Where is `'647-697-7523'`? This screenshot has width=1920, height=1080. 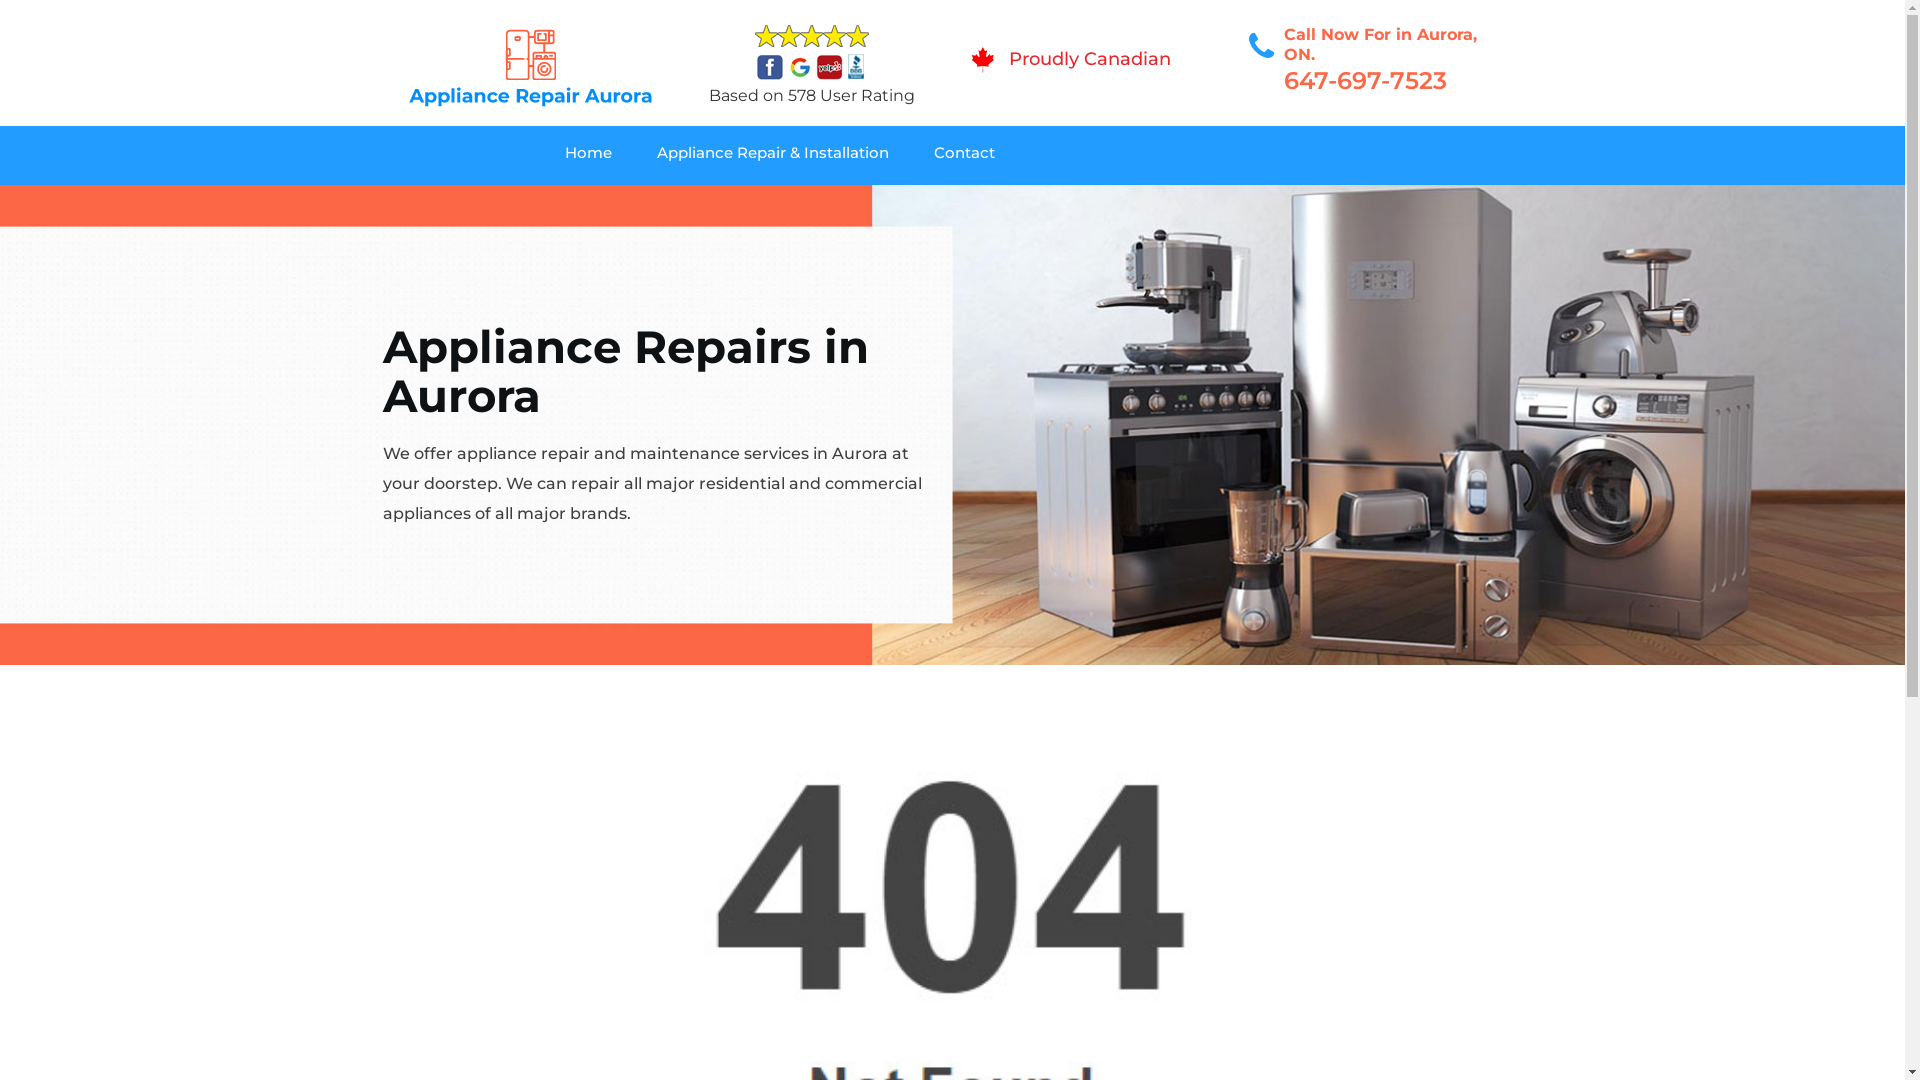 '647-697-7523' is located at coordinates (1364, 79).